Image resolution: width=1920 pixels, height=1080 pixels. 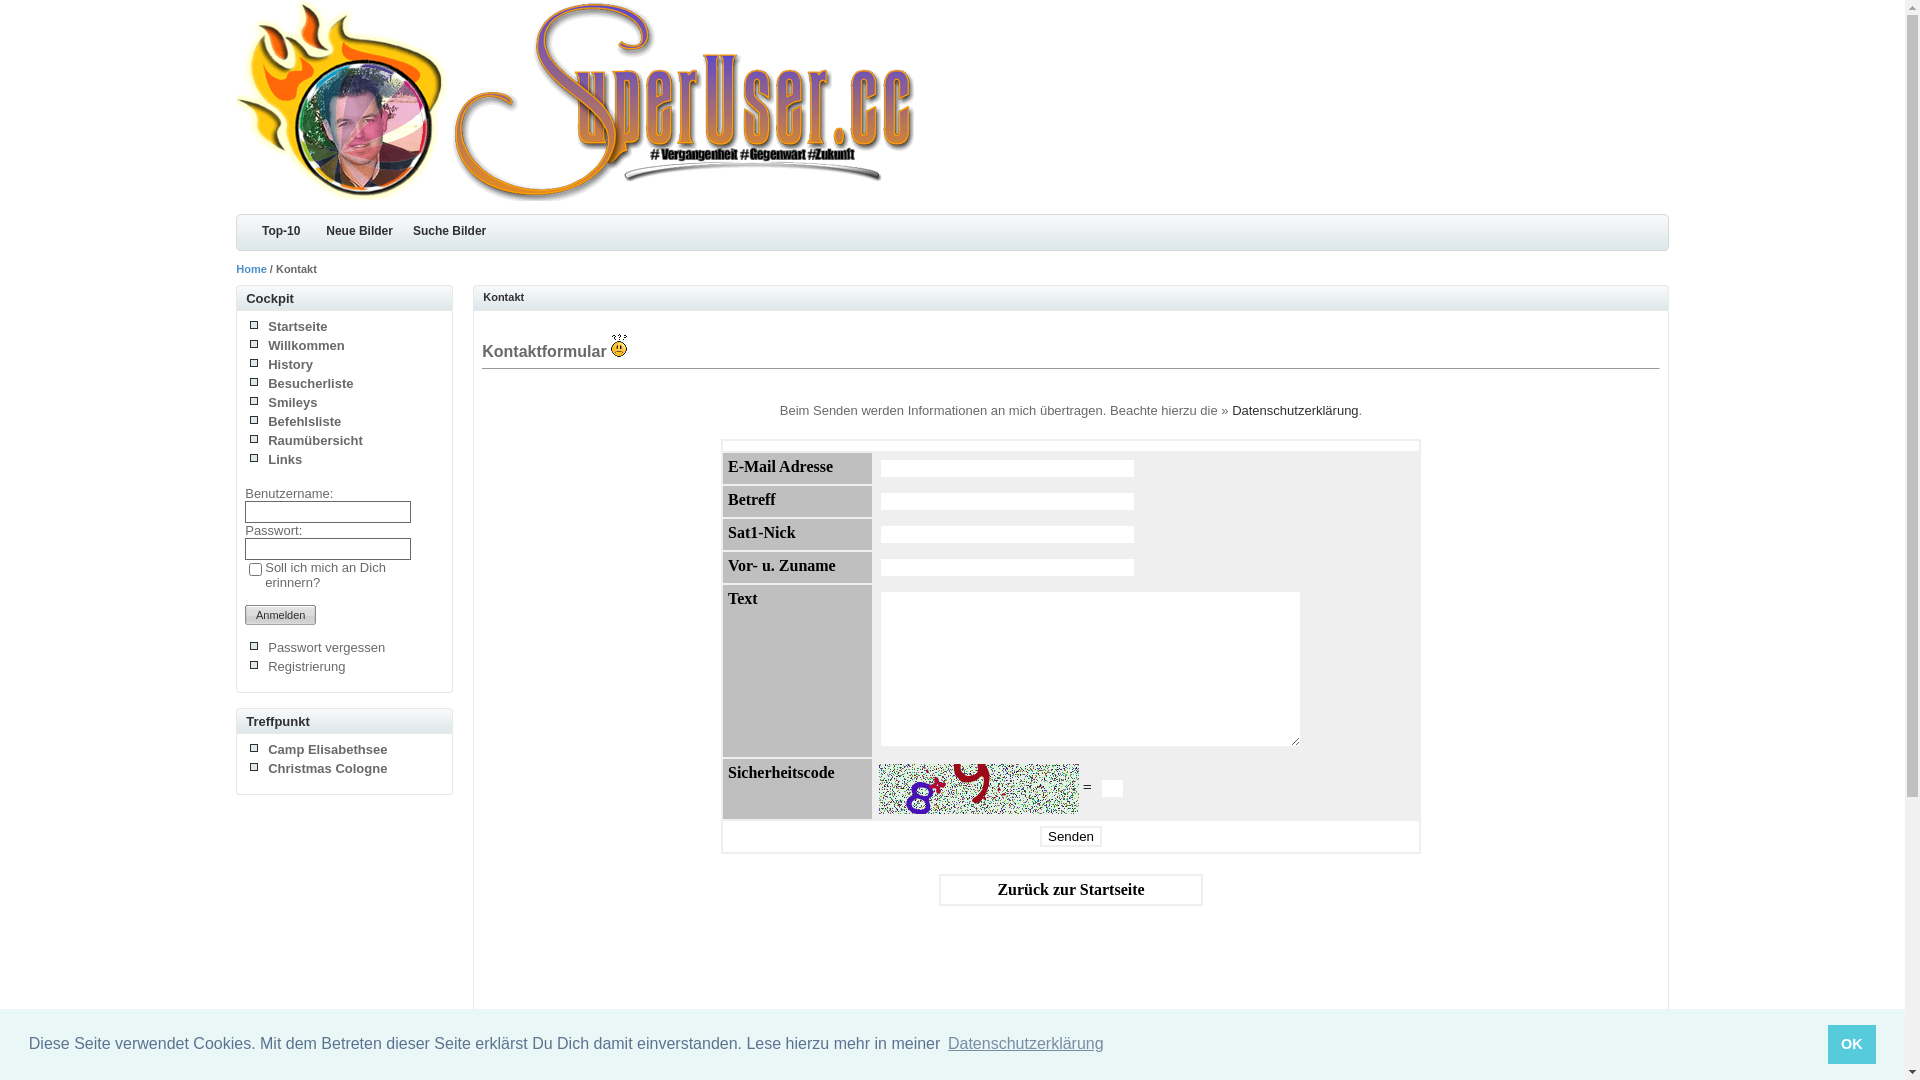 I want to click on 'Anmelden', so click(x=279, y=613).